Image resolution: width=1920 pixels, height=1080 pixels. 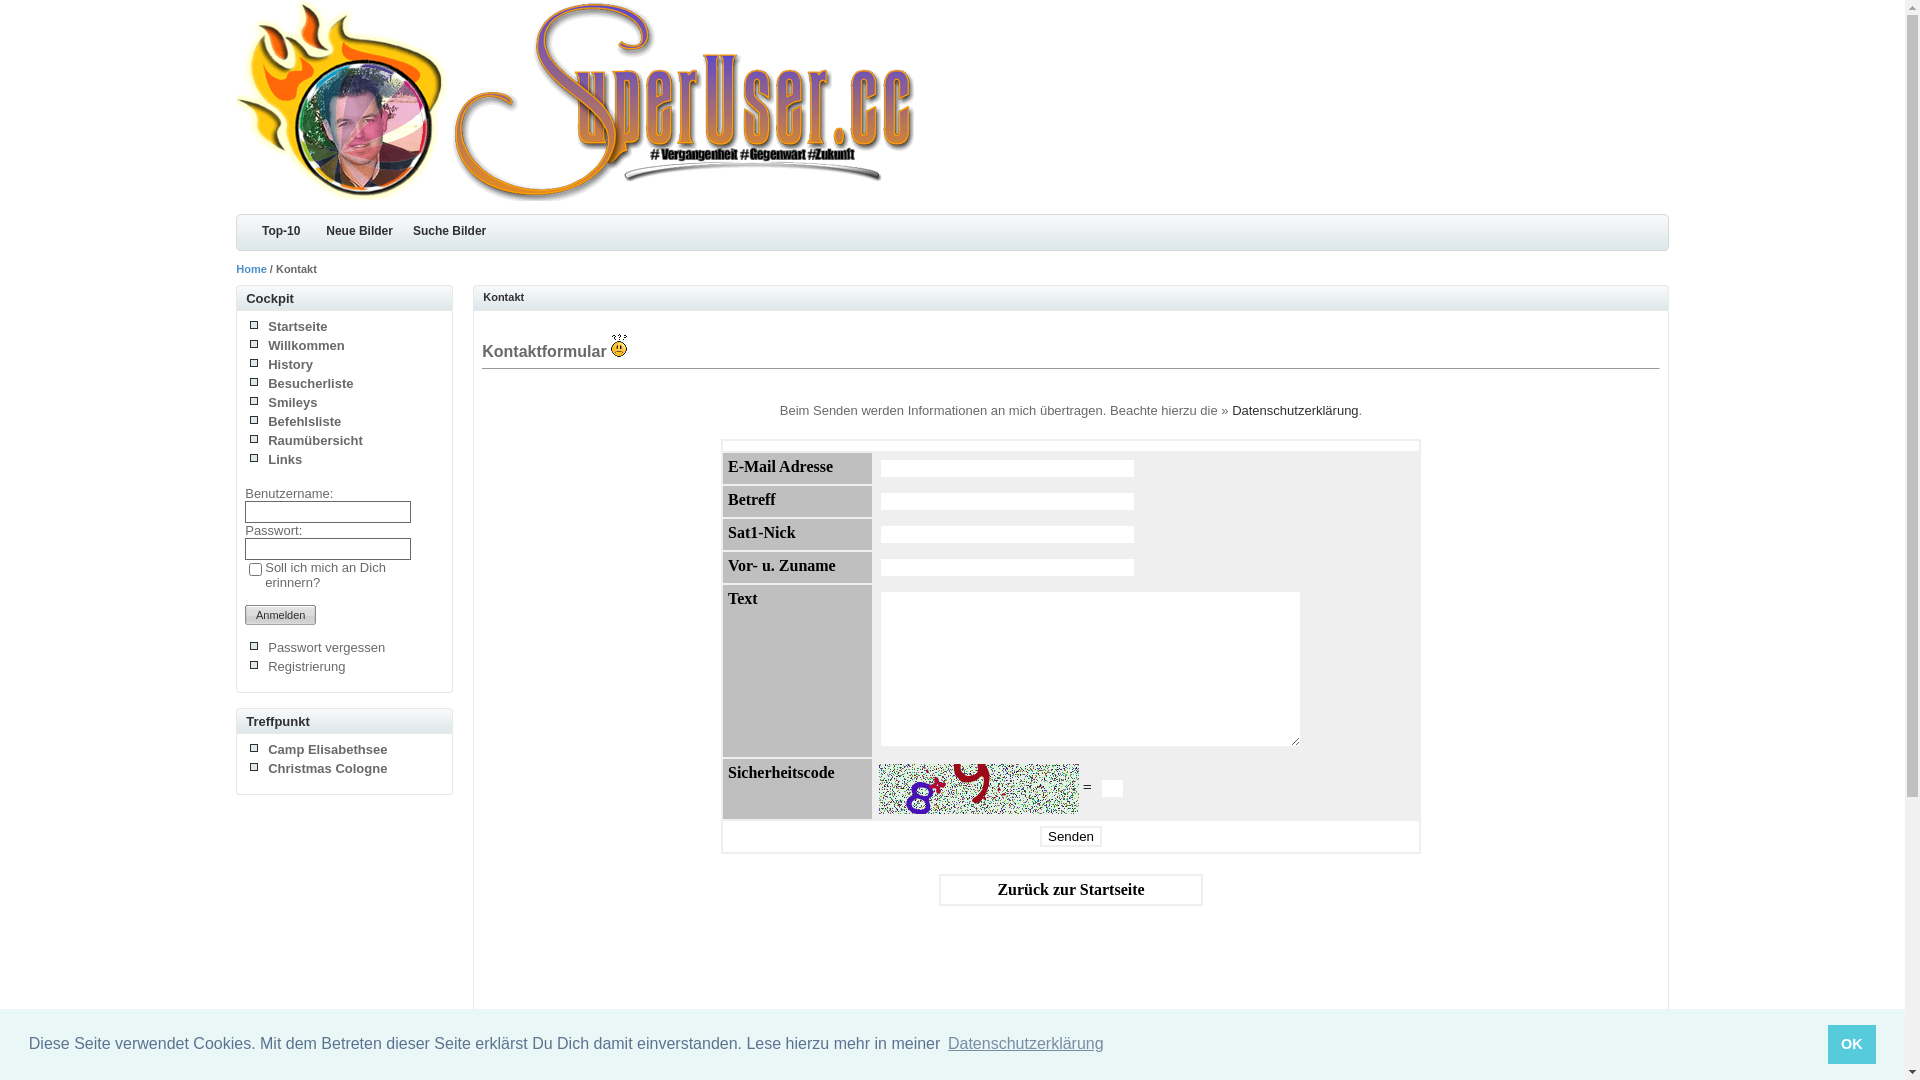 I want to click on 'Anmelden', so click(x=279, y=613).